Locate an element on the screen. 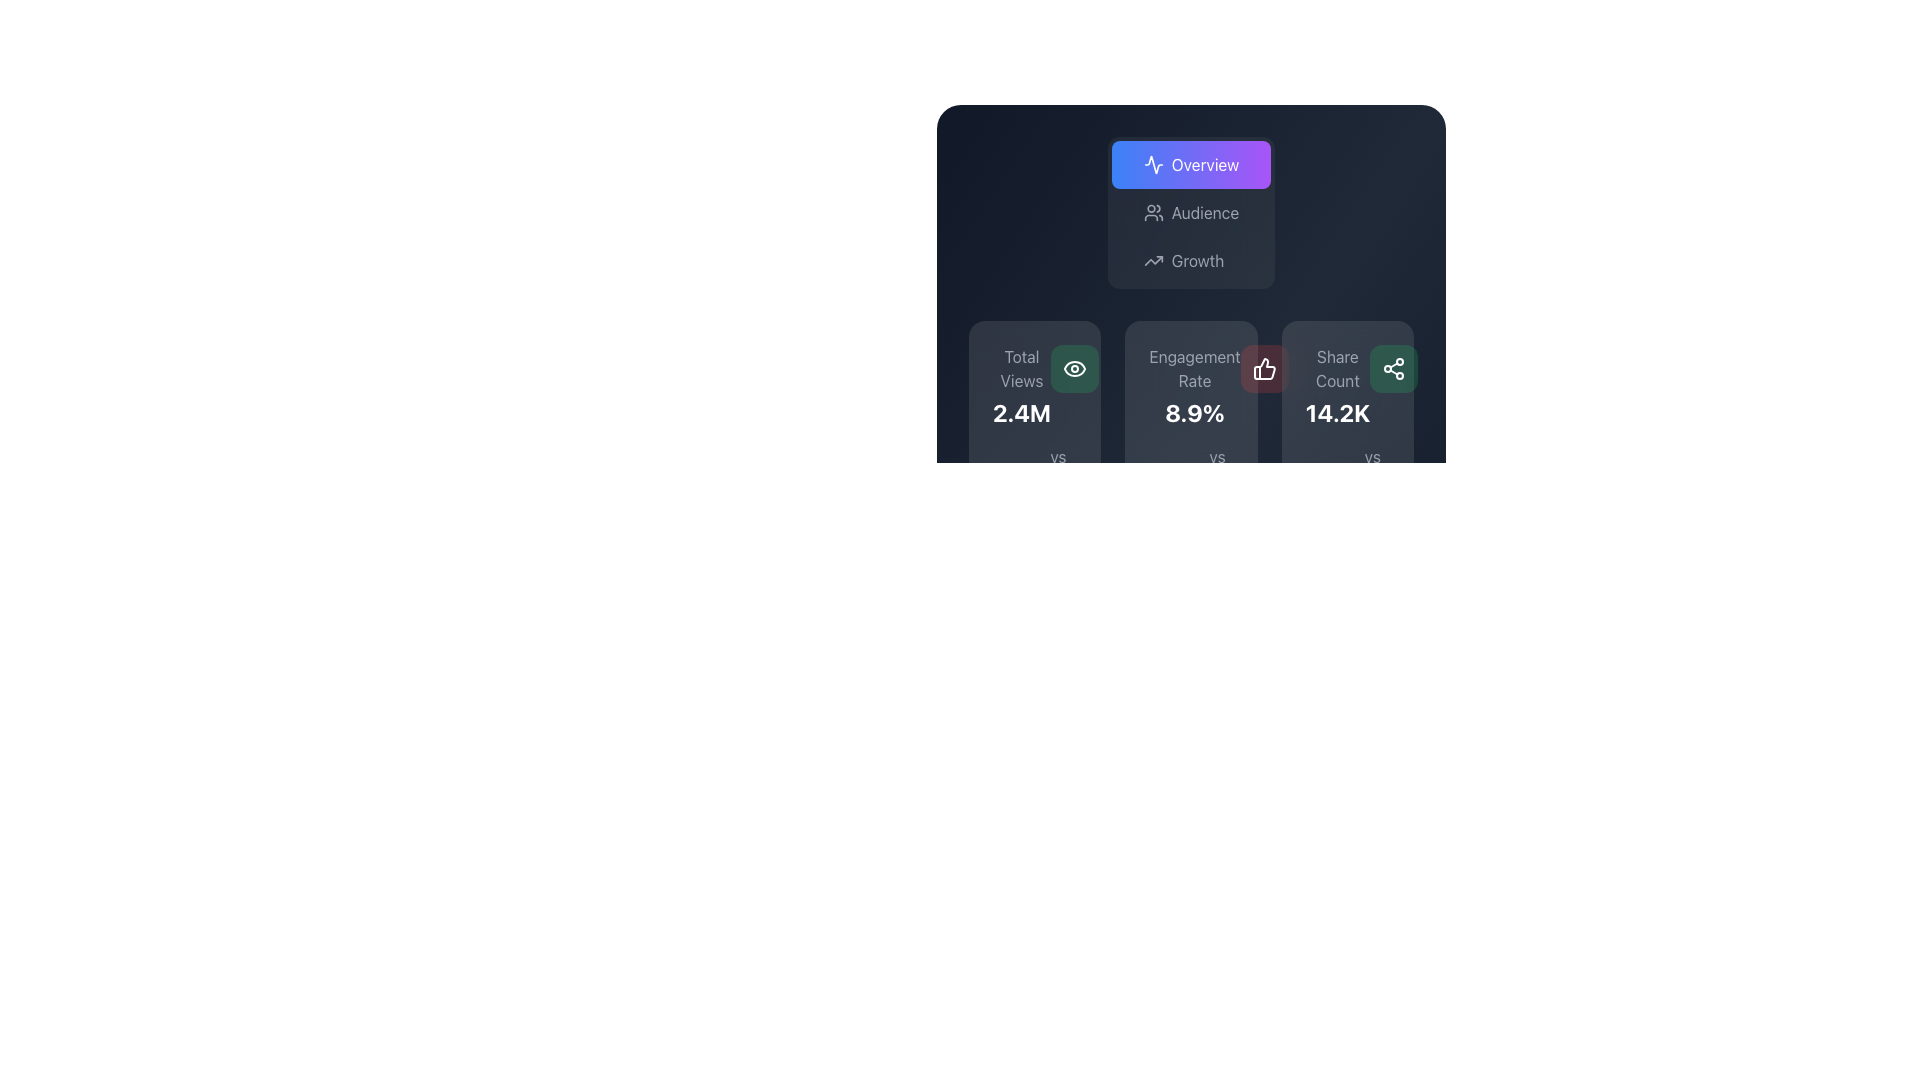  the navigational button at the bottom of the vertical list is located at coordinates (1184, 260).